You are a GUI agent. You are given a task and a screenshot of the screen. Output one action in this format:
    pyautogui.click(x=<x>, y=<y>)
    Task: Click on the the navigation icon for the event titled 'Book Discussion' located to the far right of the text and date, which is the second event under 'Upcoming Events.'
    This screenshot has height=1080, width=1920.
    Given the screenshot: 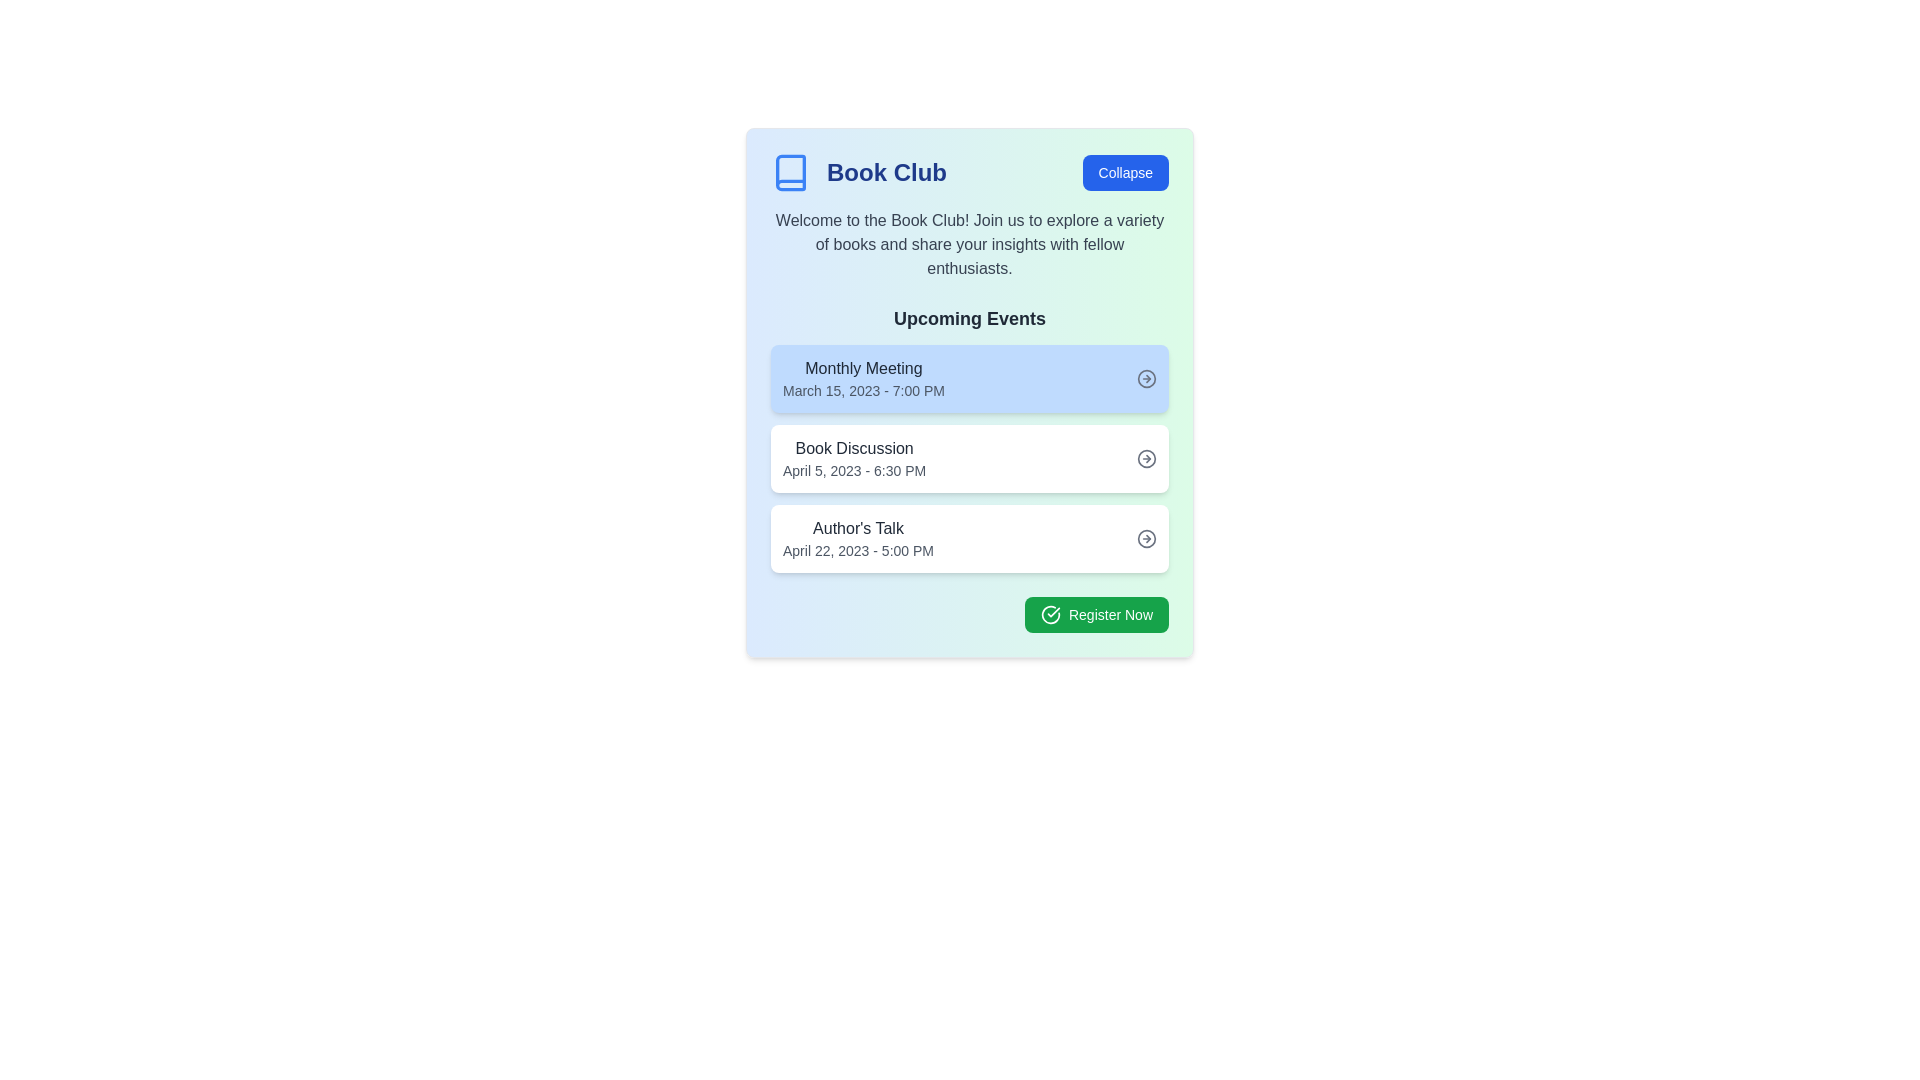 What is the action you would take?
    pyautogui.click(x=1147, y=459)
    